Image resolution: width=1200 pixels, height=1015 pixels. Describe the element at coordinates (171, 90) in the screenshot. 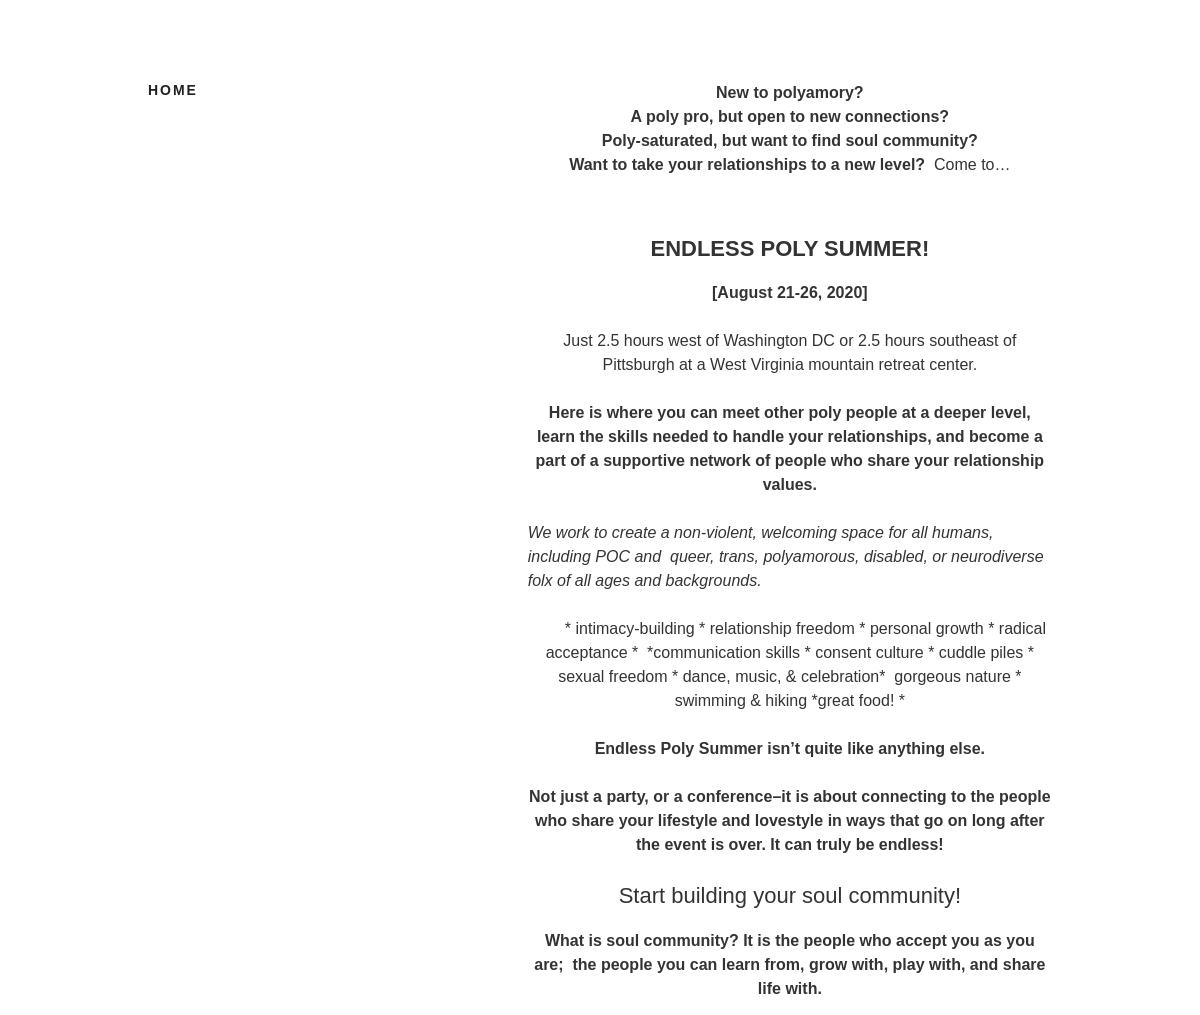

I see `'Home'` at that location.